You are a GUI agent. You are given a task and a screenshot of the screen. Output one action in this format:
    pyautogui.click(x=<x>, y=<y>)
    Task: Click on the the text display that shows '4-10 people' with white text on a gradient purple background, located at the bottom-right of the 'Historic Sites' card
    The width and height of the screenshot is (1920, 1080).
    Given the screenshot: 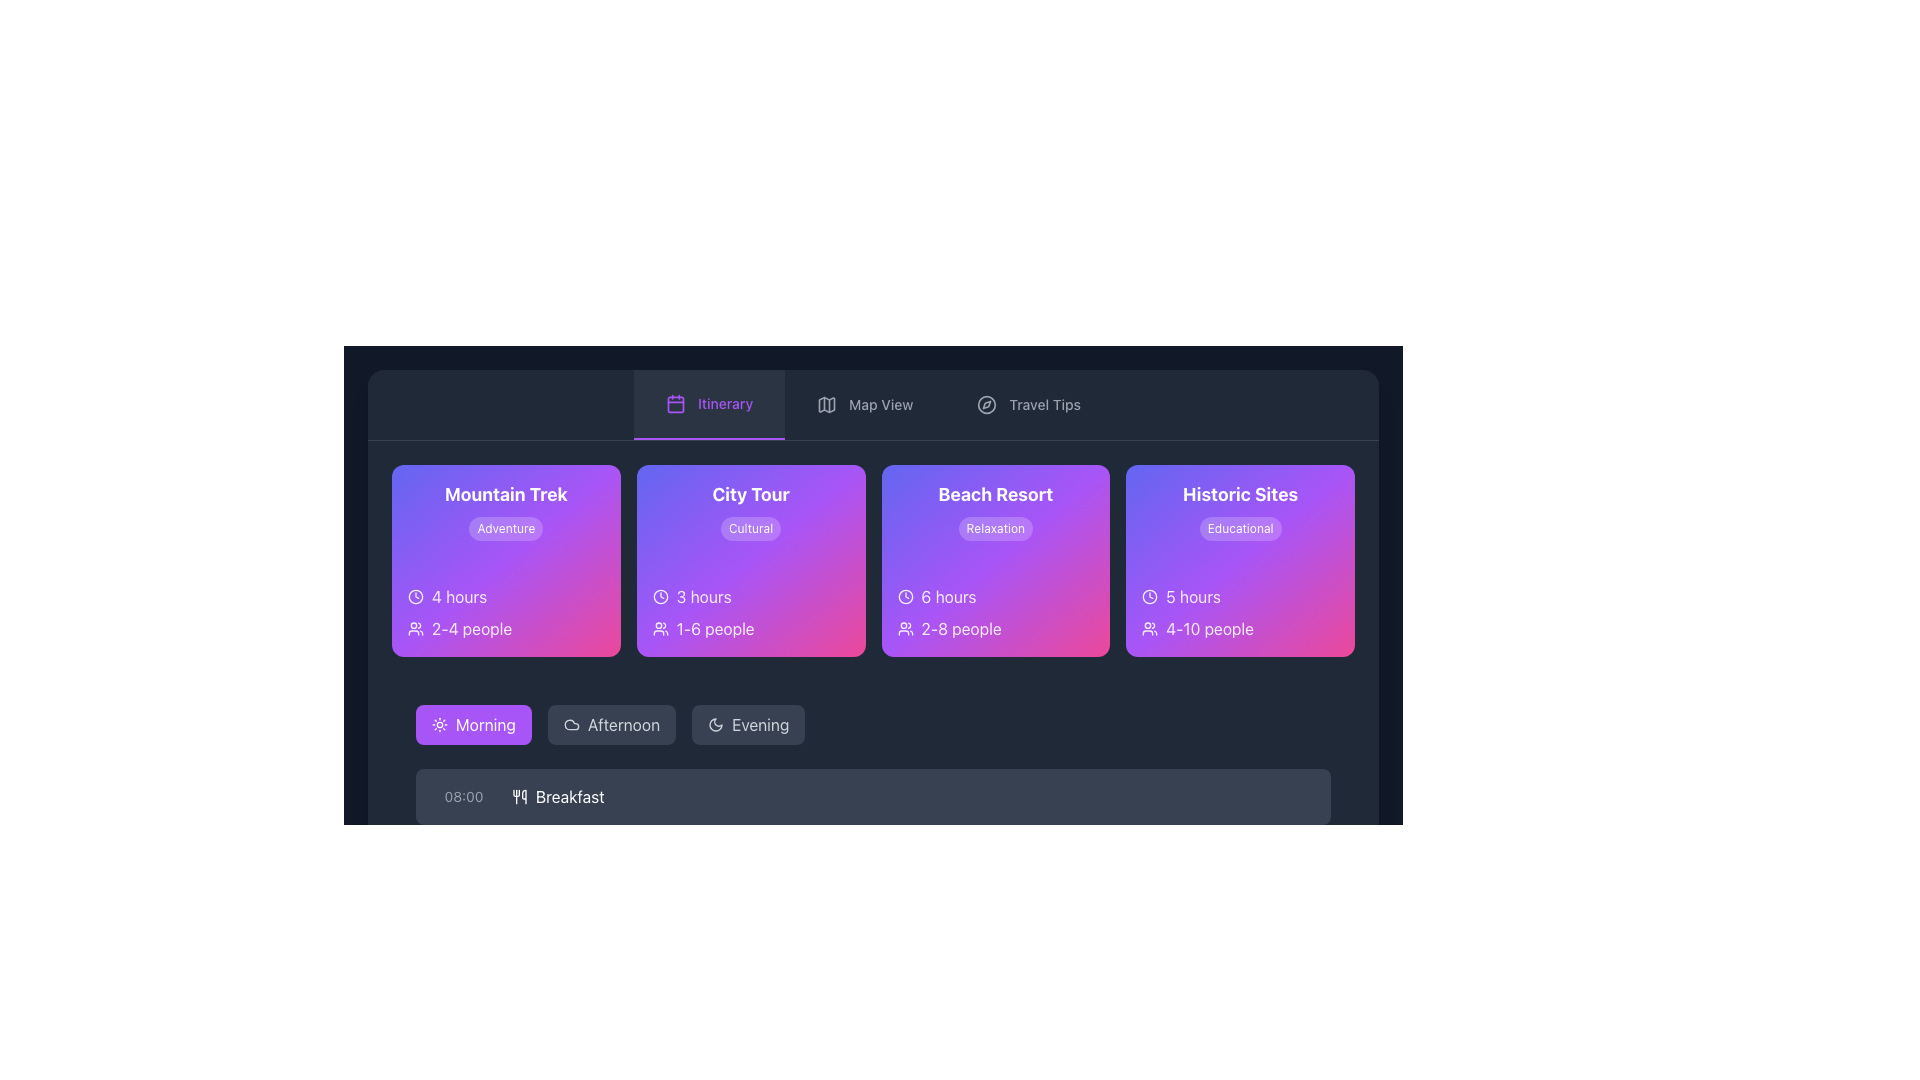 What is the action you would take?
    pyautogui.click(x=1209, y=627)
    